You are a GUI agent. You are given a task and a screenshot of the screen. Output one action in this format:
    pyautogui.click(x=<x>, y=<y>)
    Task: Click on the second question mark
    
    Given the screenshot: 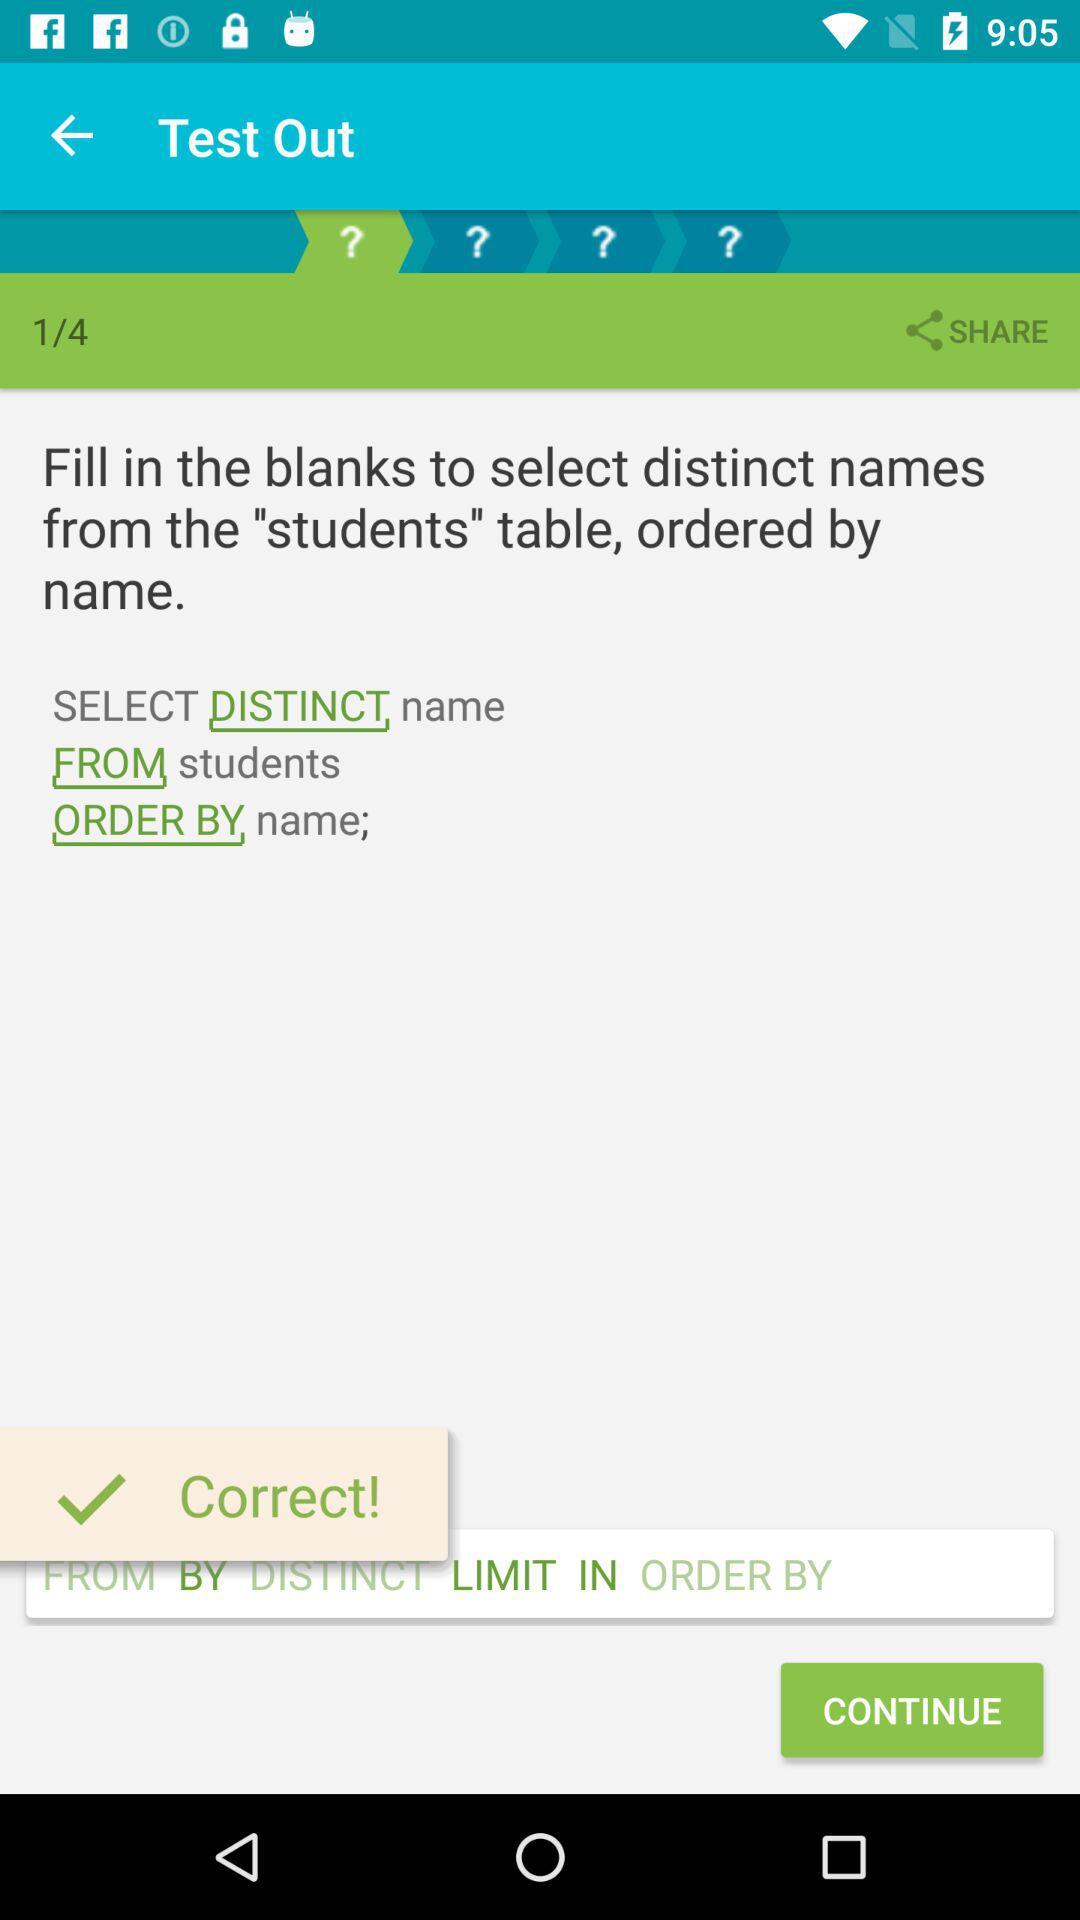 What is the action you would take?
    pyautogui.click(x=477, y=240)
    